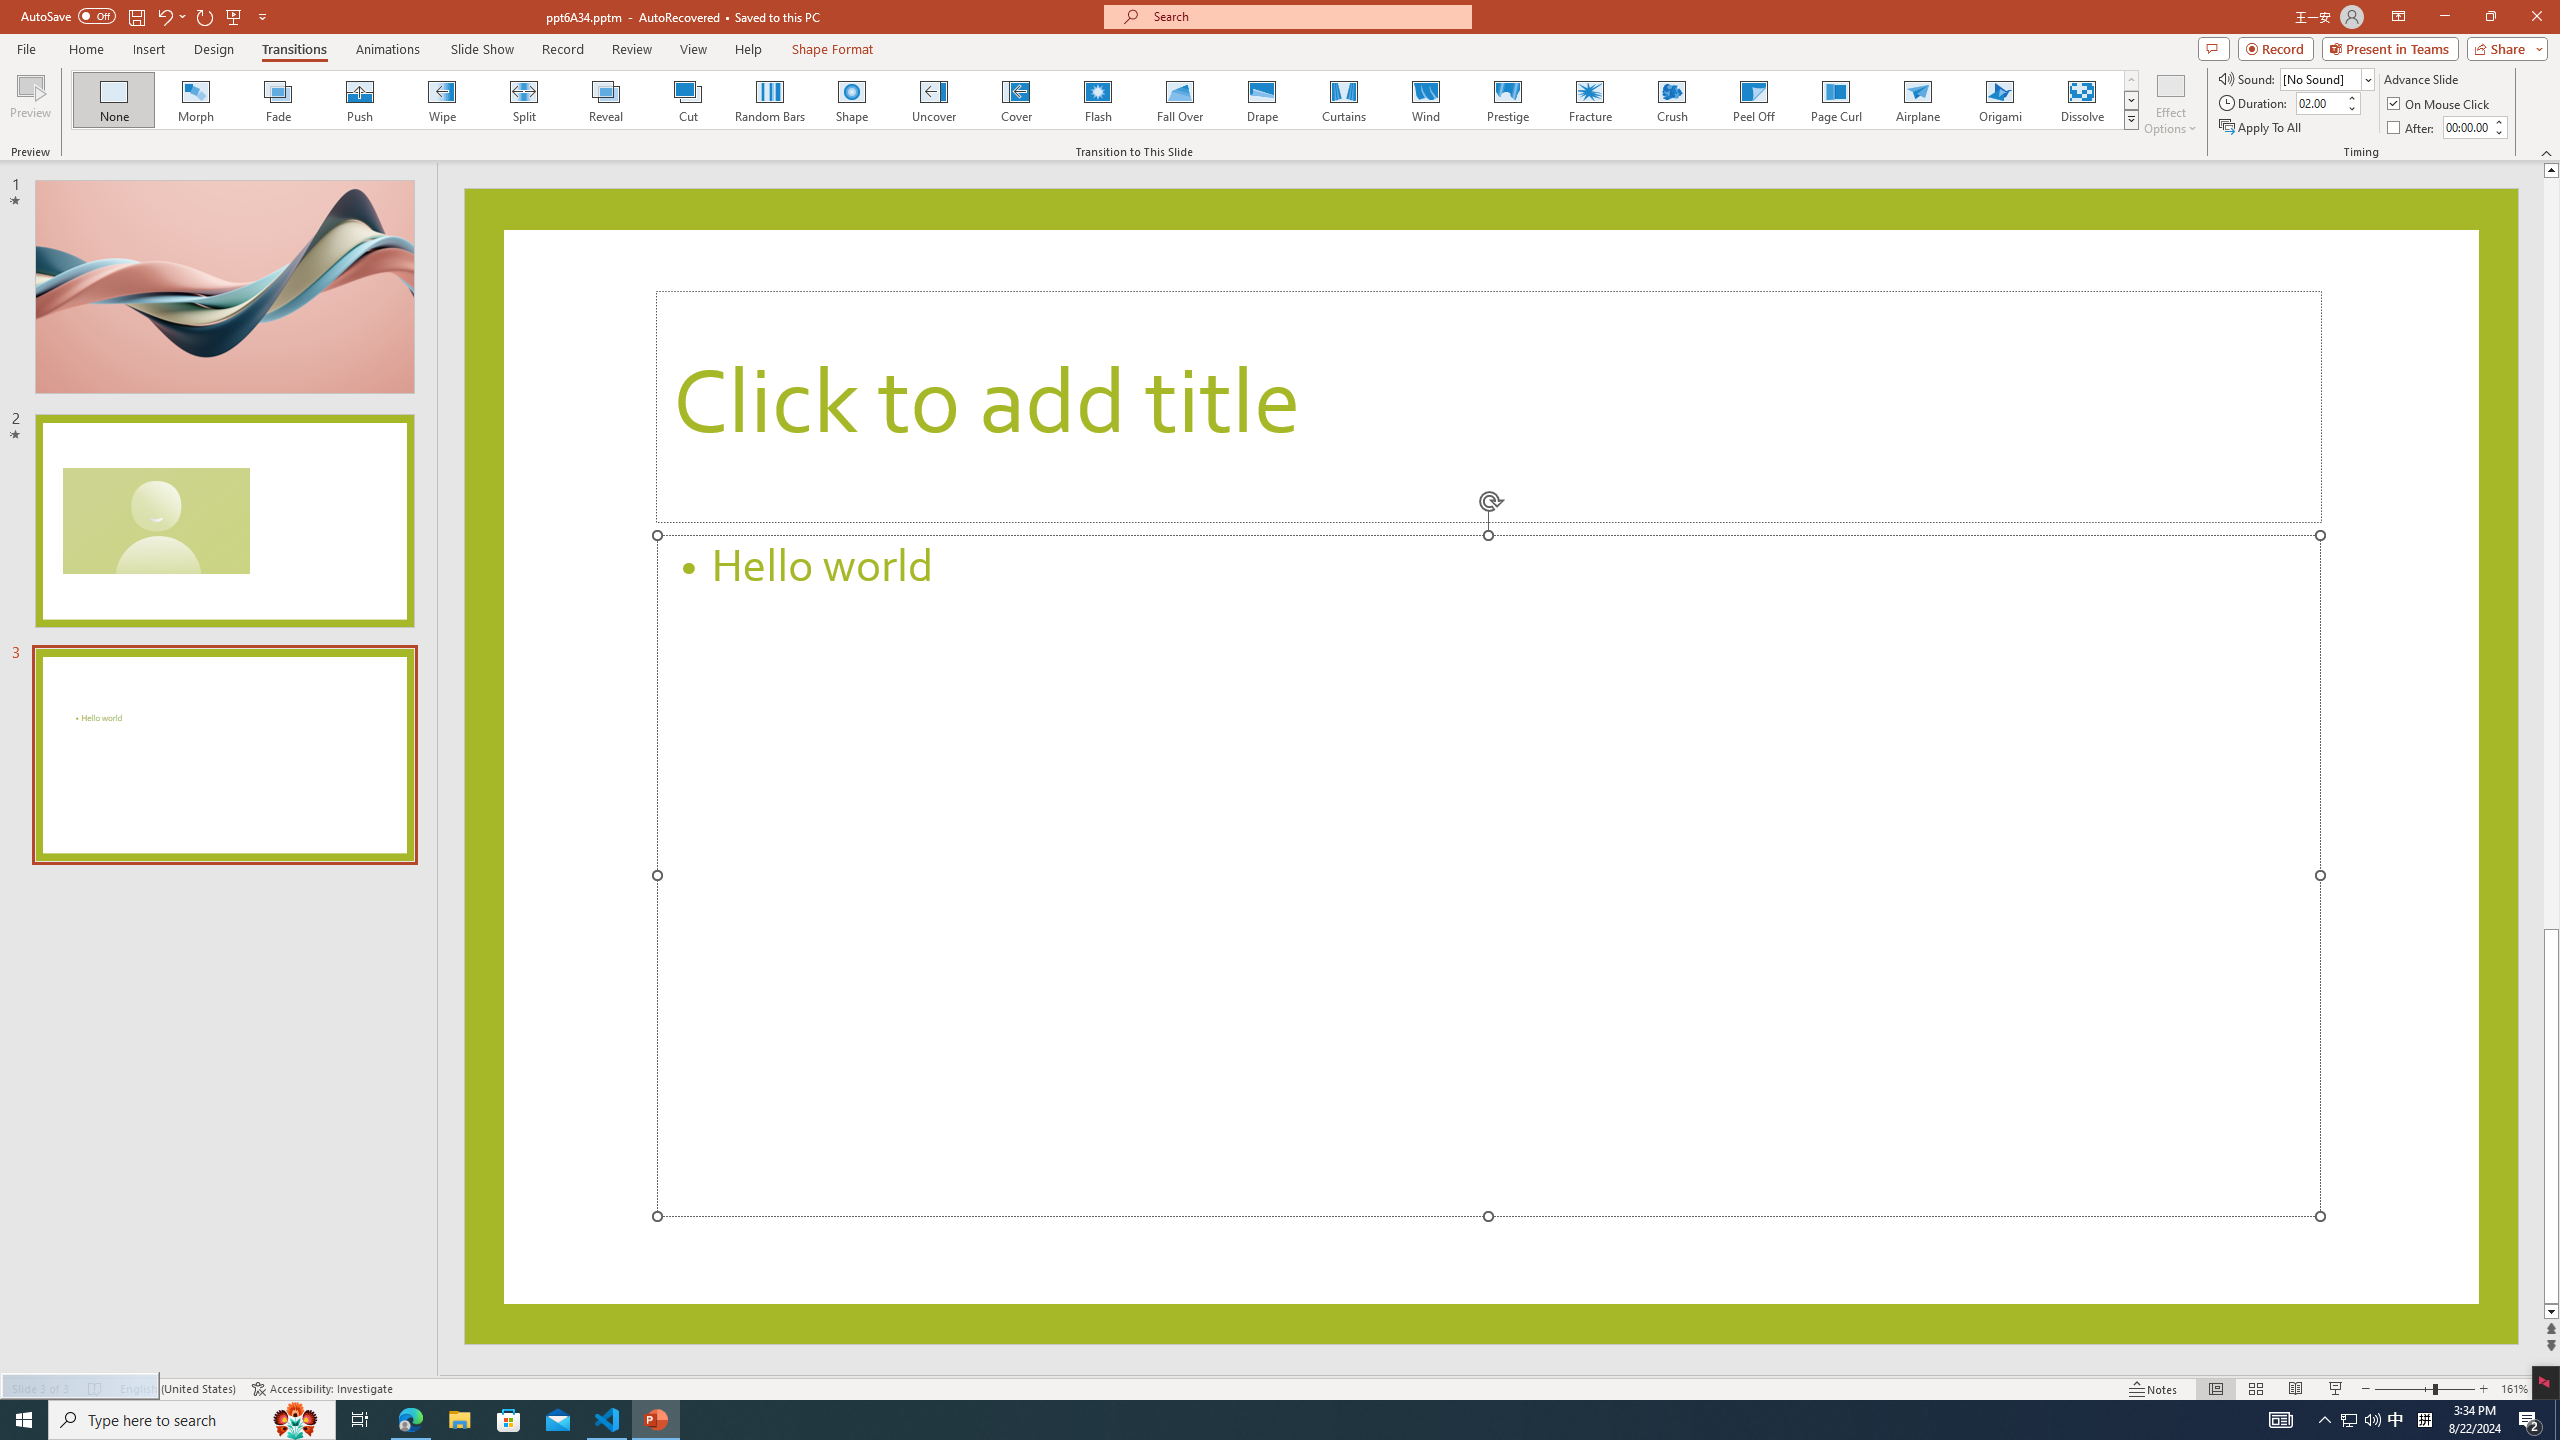 This screenshot has height=1440, width=2560. Describe the element at coordinates (523, 99) in the screenshot. I see `'Split'` at that location.